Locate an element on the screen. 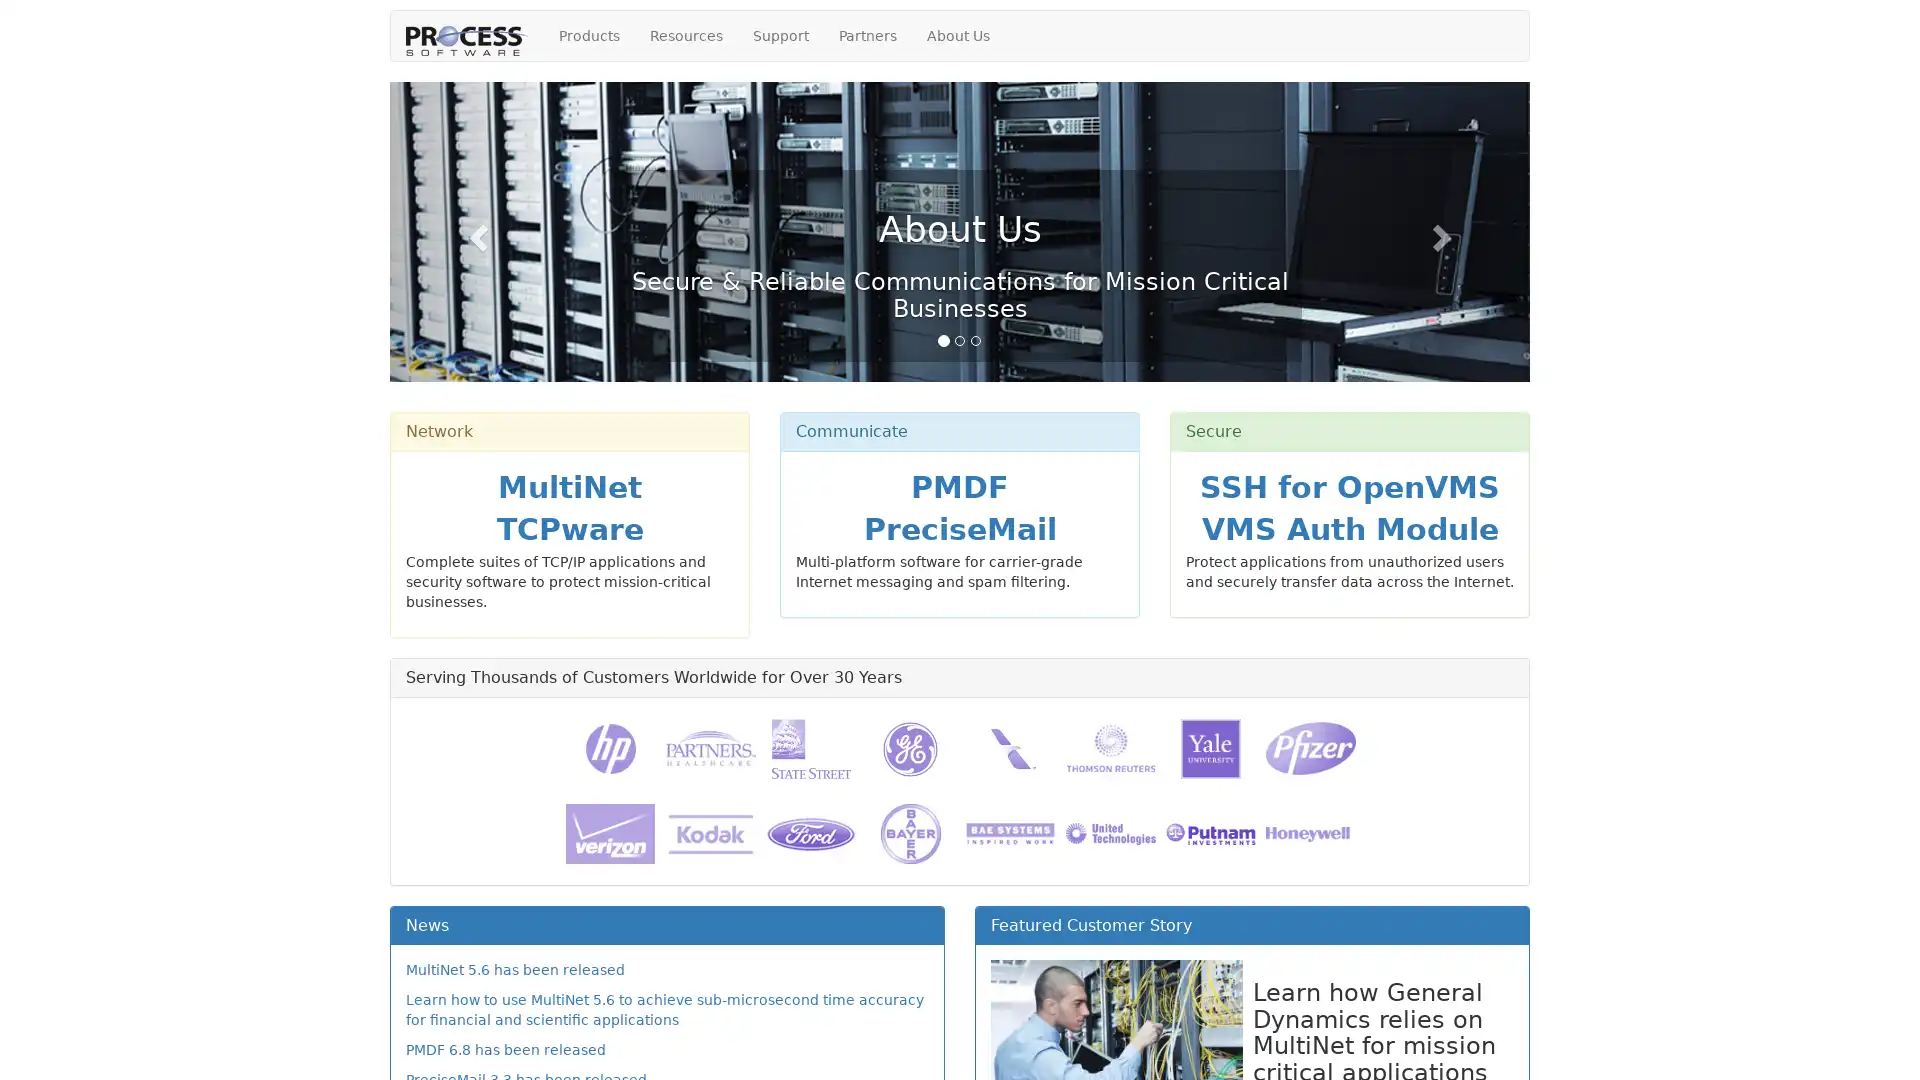  Next is located at coordinates (1444, 230).